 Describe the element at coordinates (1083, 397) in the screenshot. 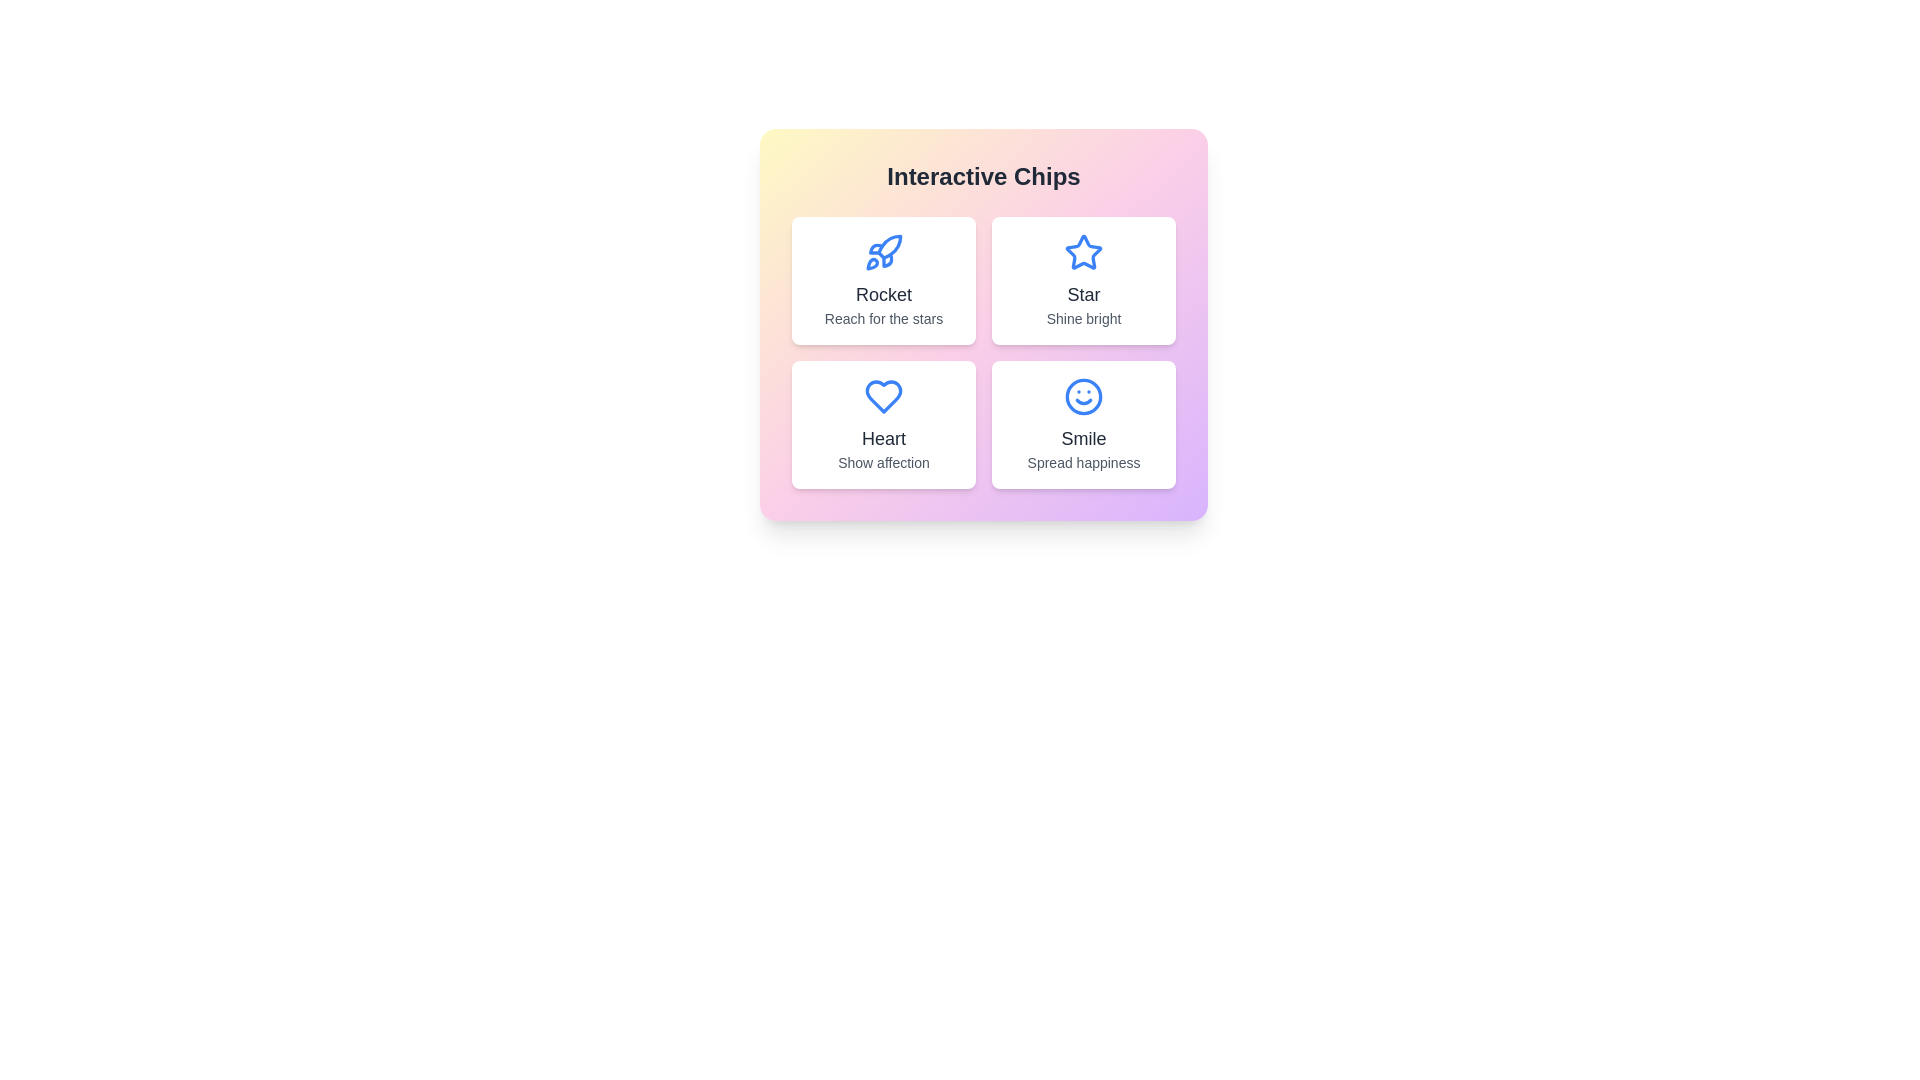

I see `the icon of the chip labeled Smile` at that location.